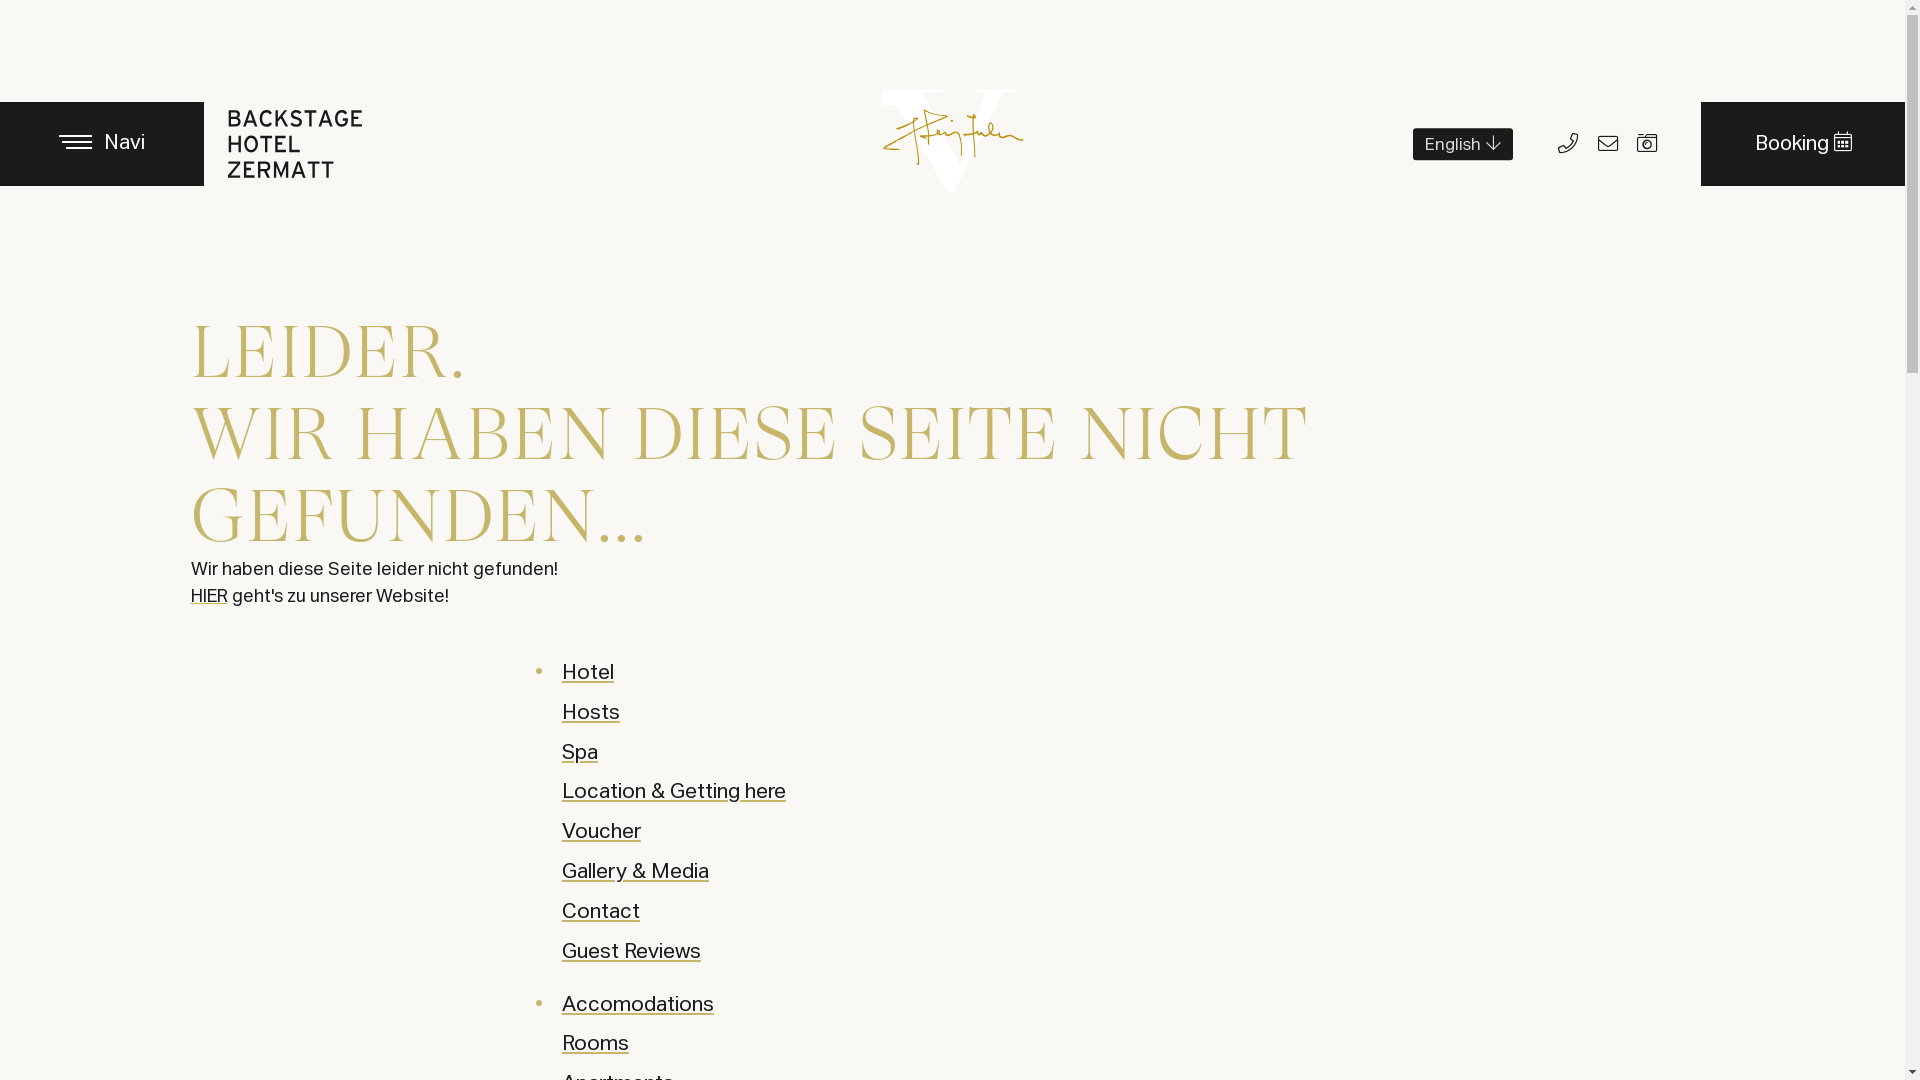 This screenshot has height=1080, width=1920. Describe the element at coordinates (1628, 142) in the screenshot. I see `'Bidler'` at that location.